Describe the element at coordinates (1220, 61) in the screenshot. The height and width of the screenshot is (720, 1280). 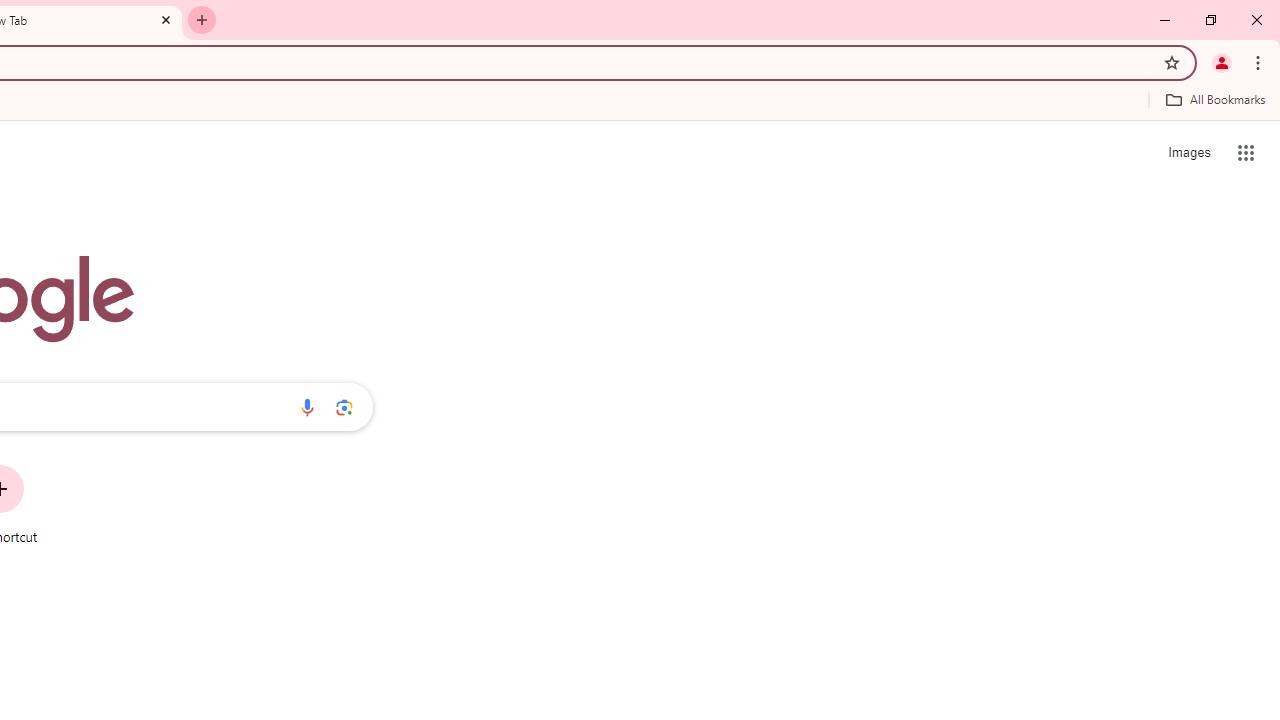
I see `'You'` at that location.